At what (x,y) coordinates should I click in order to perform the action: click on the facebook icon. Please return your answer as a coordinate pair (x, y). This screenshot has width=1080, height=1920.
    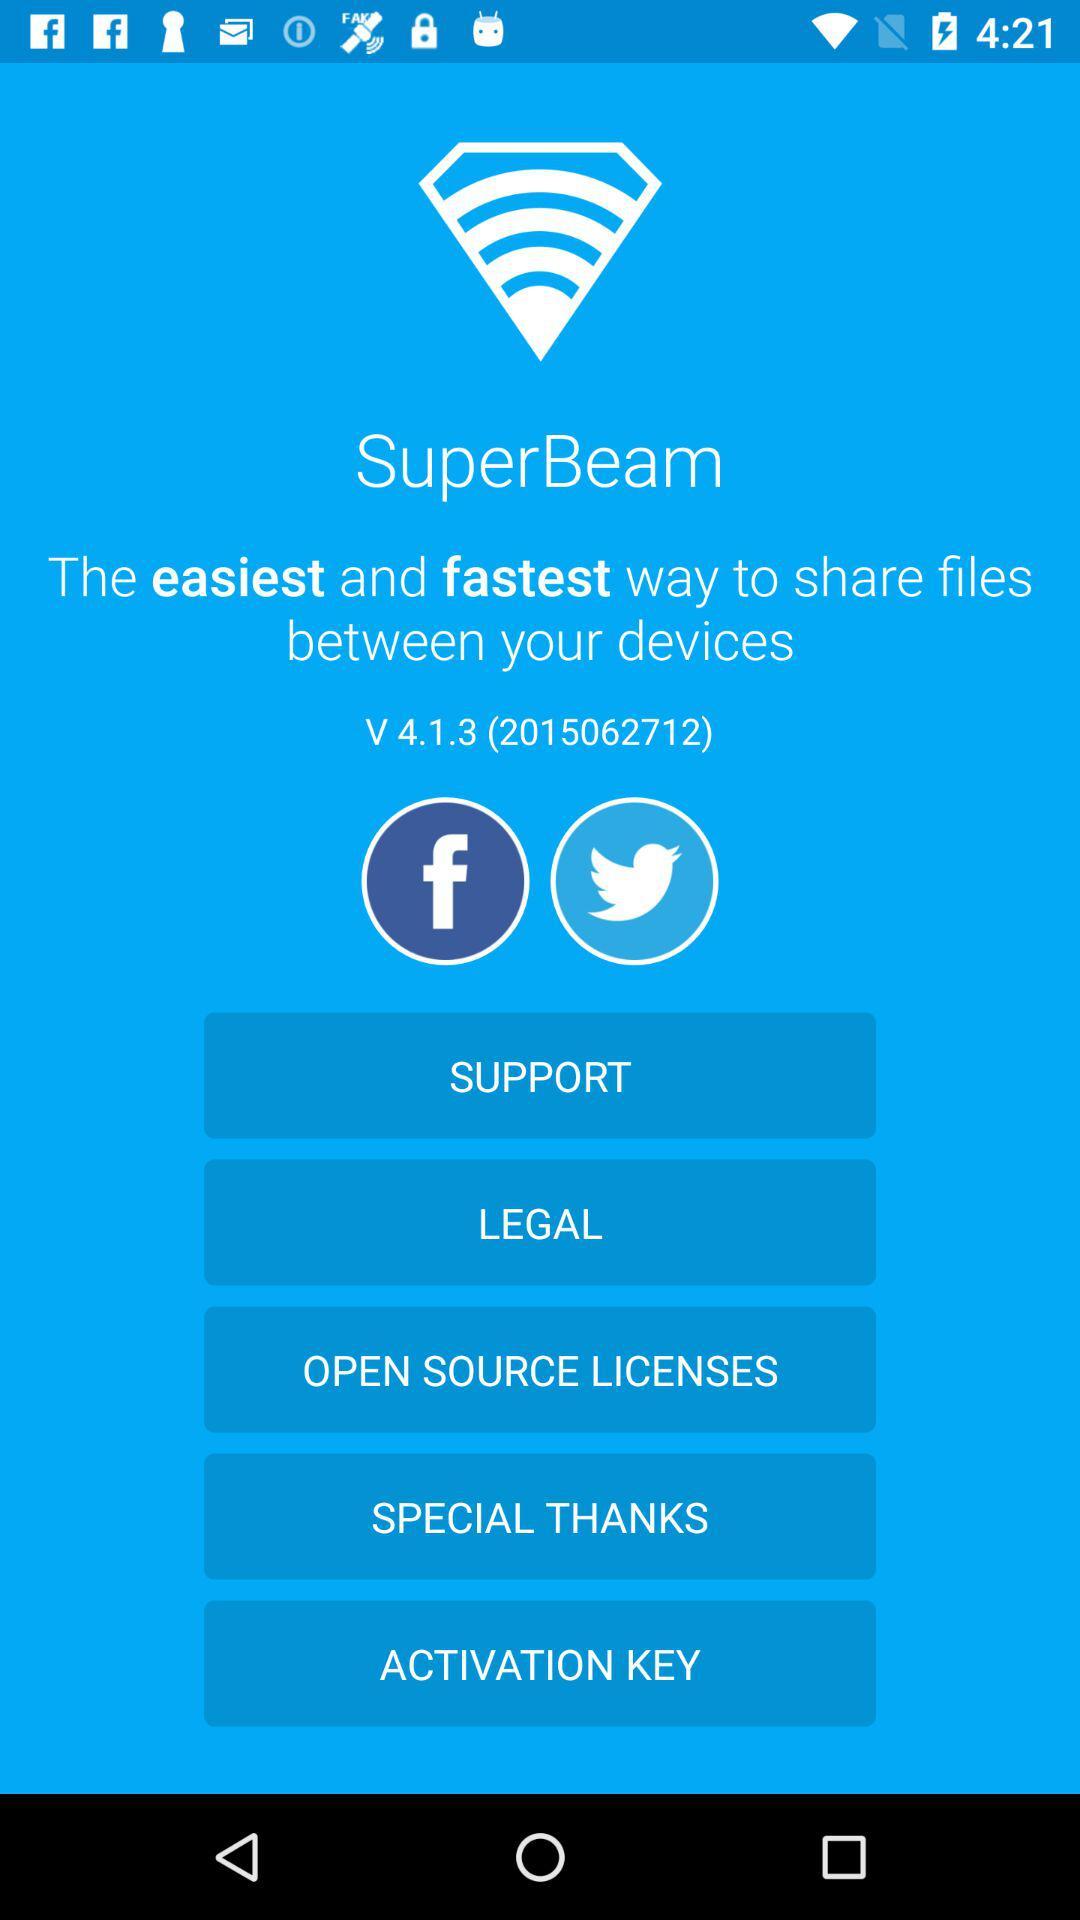
    Looking at the image, I should click on (444, 880).